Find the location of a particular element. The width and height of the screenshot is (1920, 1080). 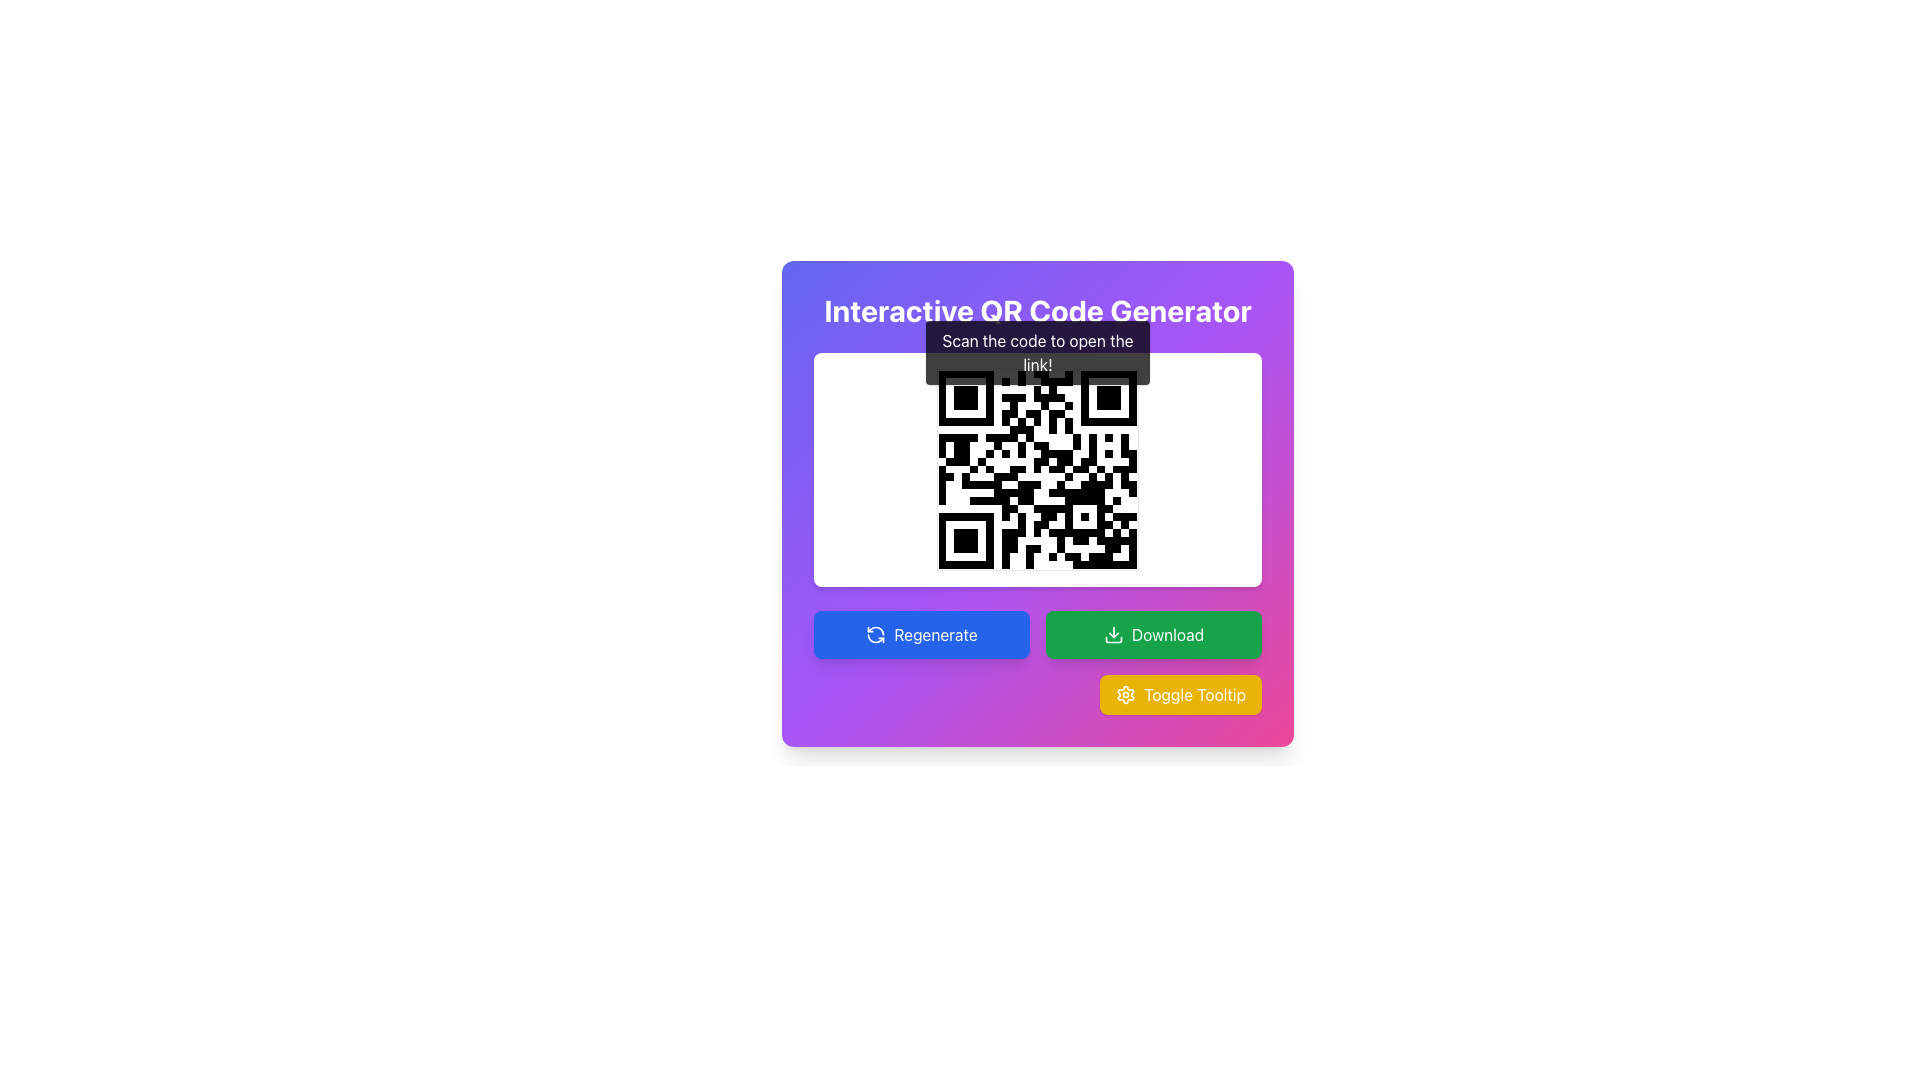

the prominently displayed title 'Interactive QR Code Generator' with a purple gradient background and white text, located at the top-center of the application interface is located at coordinates (1037, 311).